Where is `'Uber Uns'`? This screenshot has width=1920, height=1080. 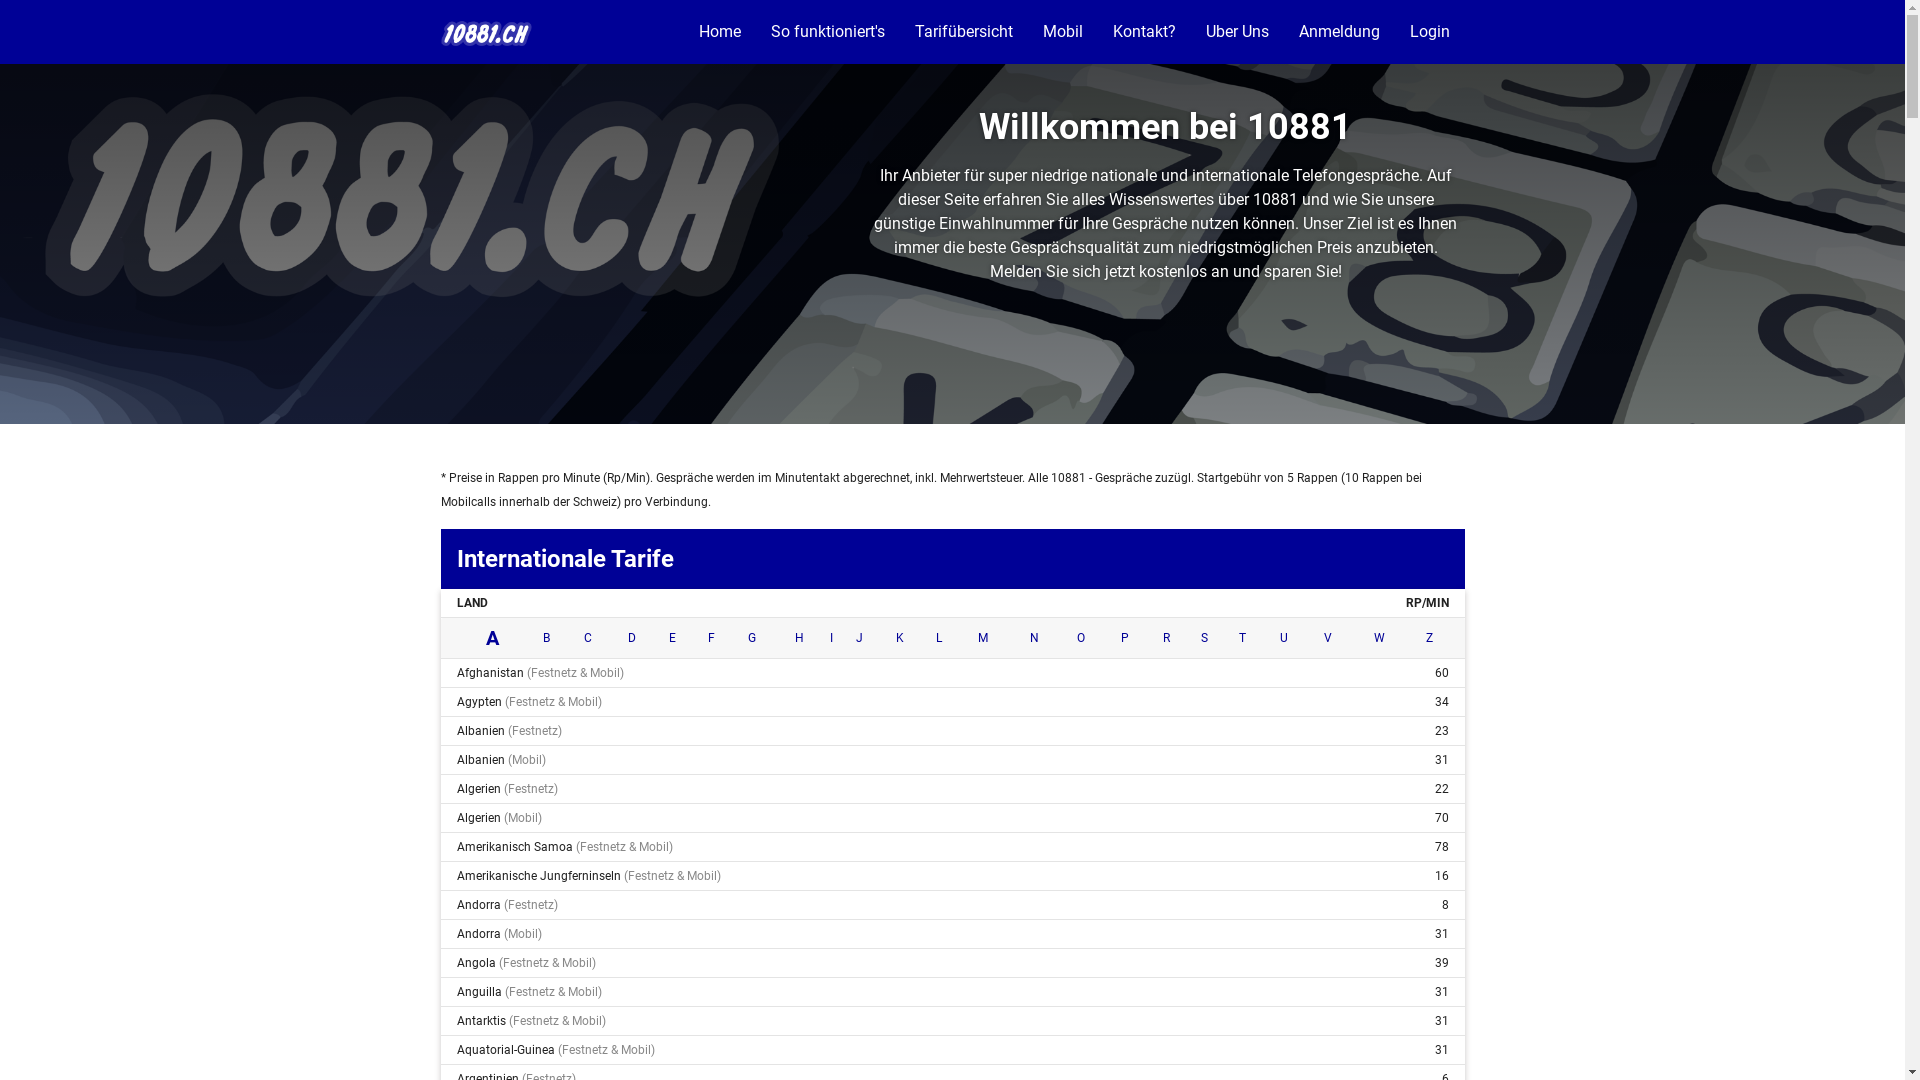
'Uber Uns' is located at coordinates (1235, 31).